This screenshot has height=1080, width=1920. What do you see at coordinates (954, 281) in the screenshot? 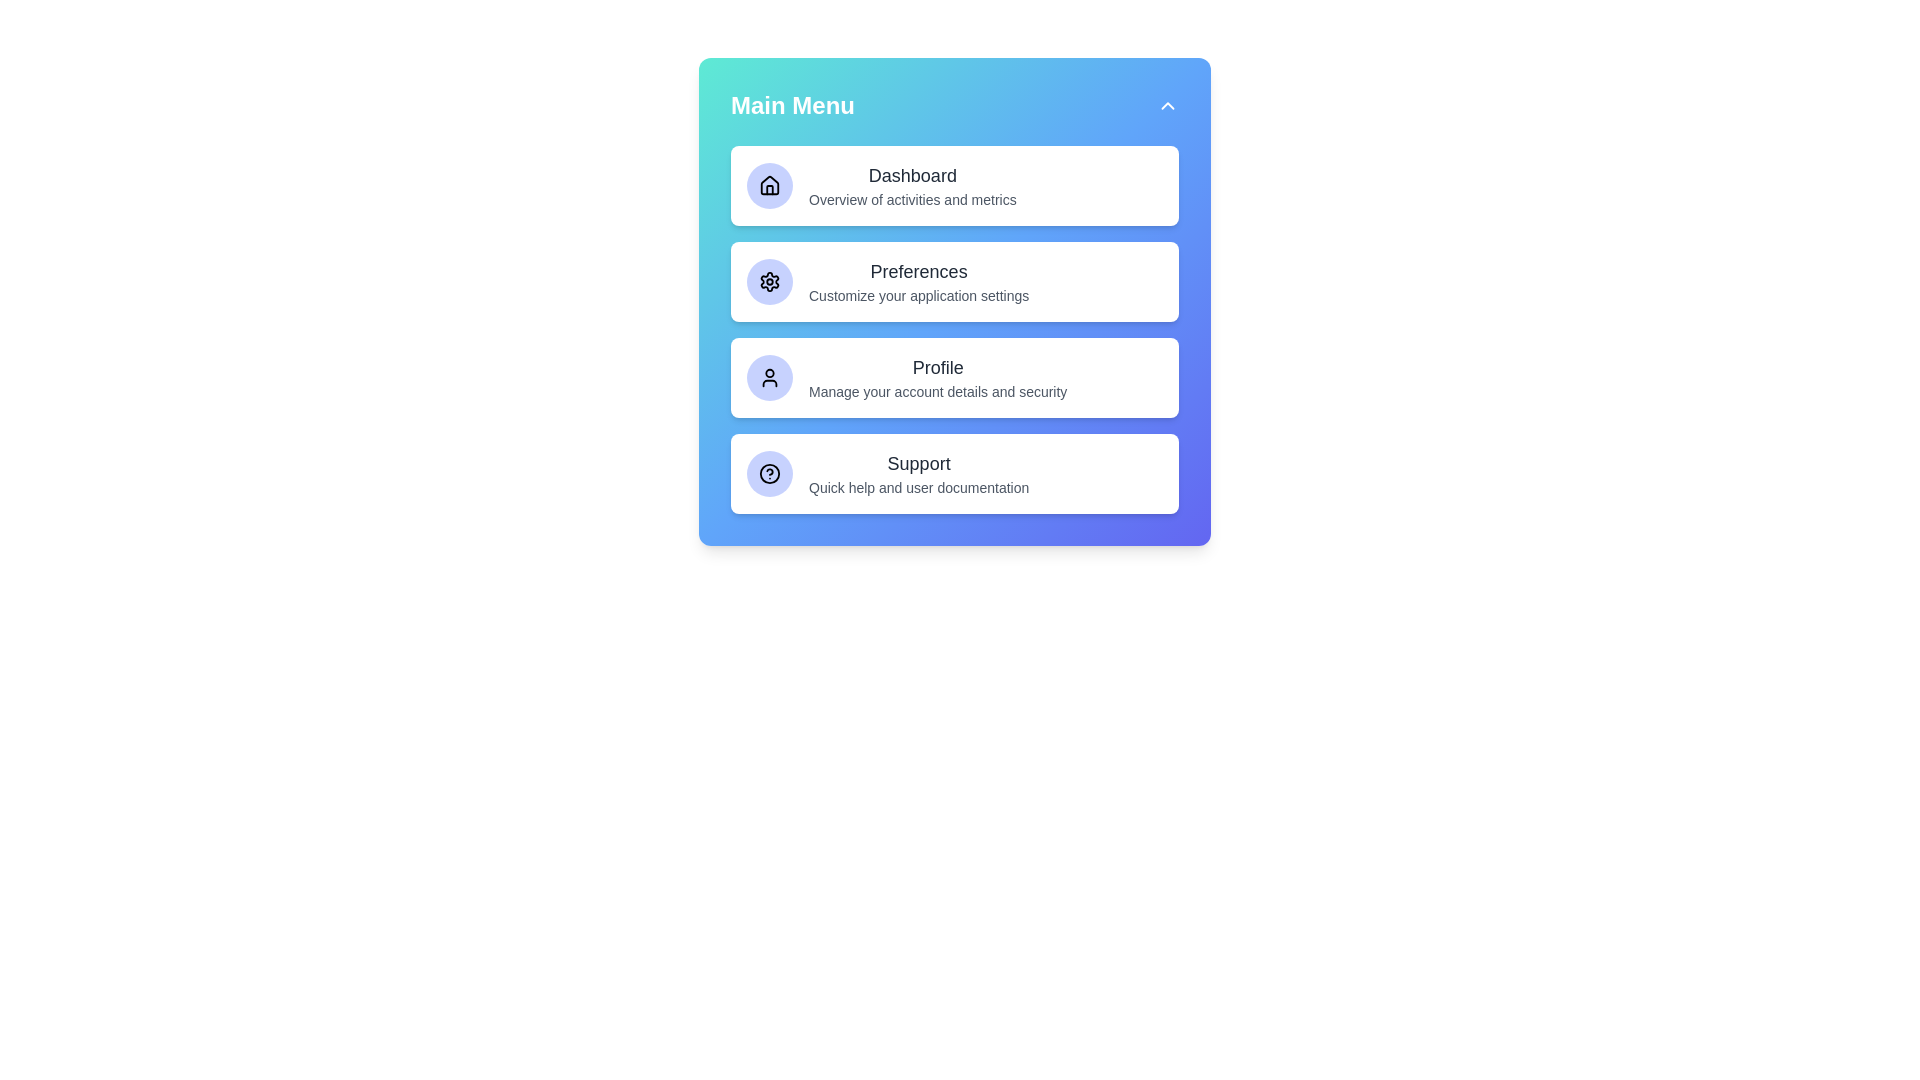
I see `the menu option Preferences` at bounding box center [954, 281].